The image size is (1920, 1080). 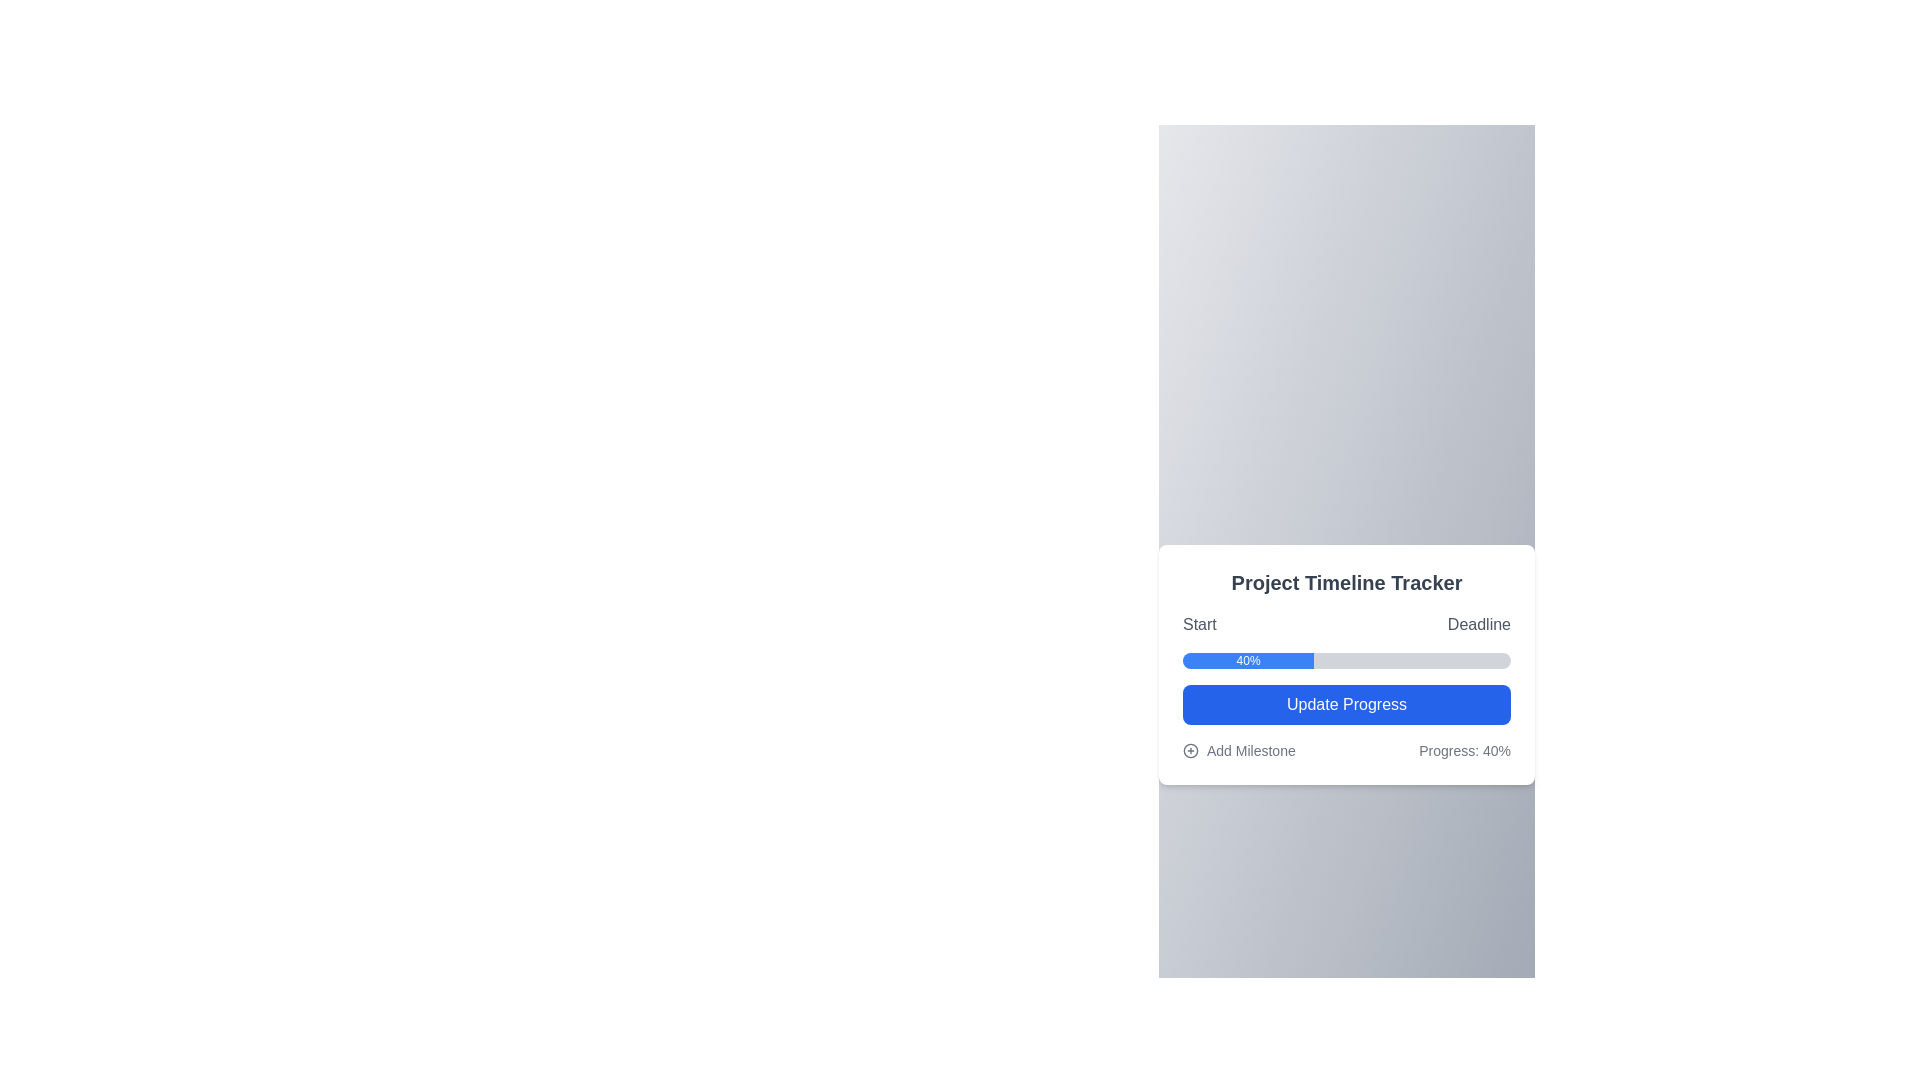 What do you see at coordinates (1190, 751) in the screenshot?
I see `the Circular SVG graphic element that represents adding a milestone in the project timeline, adjacent to the 'Add Milestone' text` at bounding box center [1190, 751].